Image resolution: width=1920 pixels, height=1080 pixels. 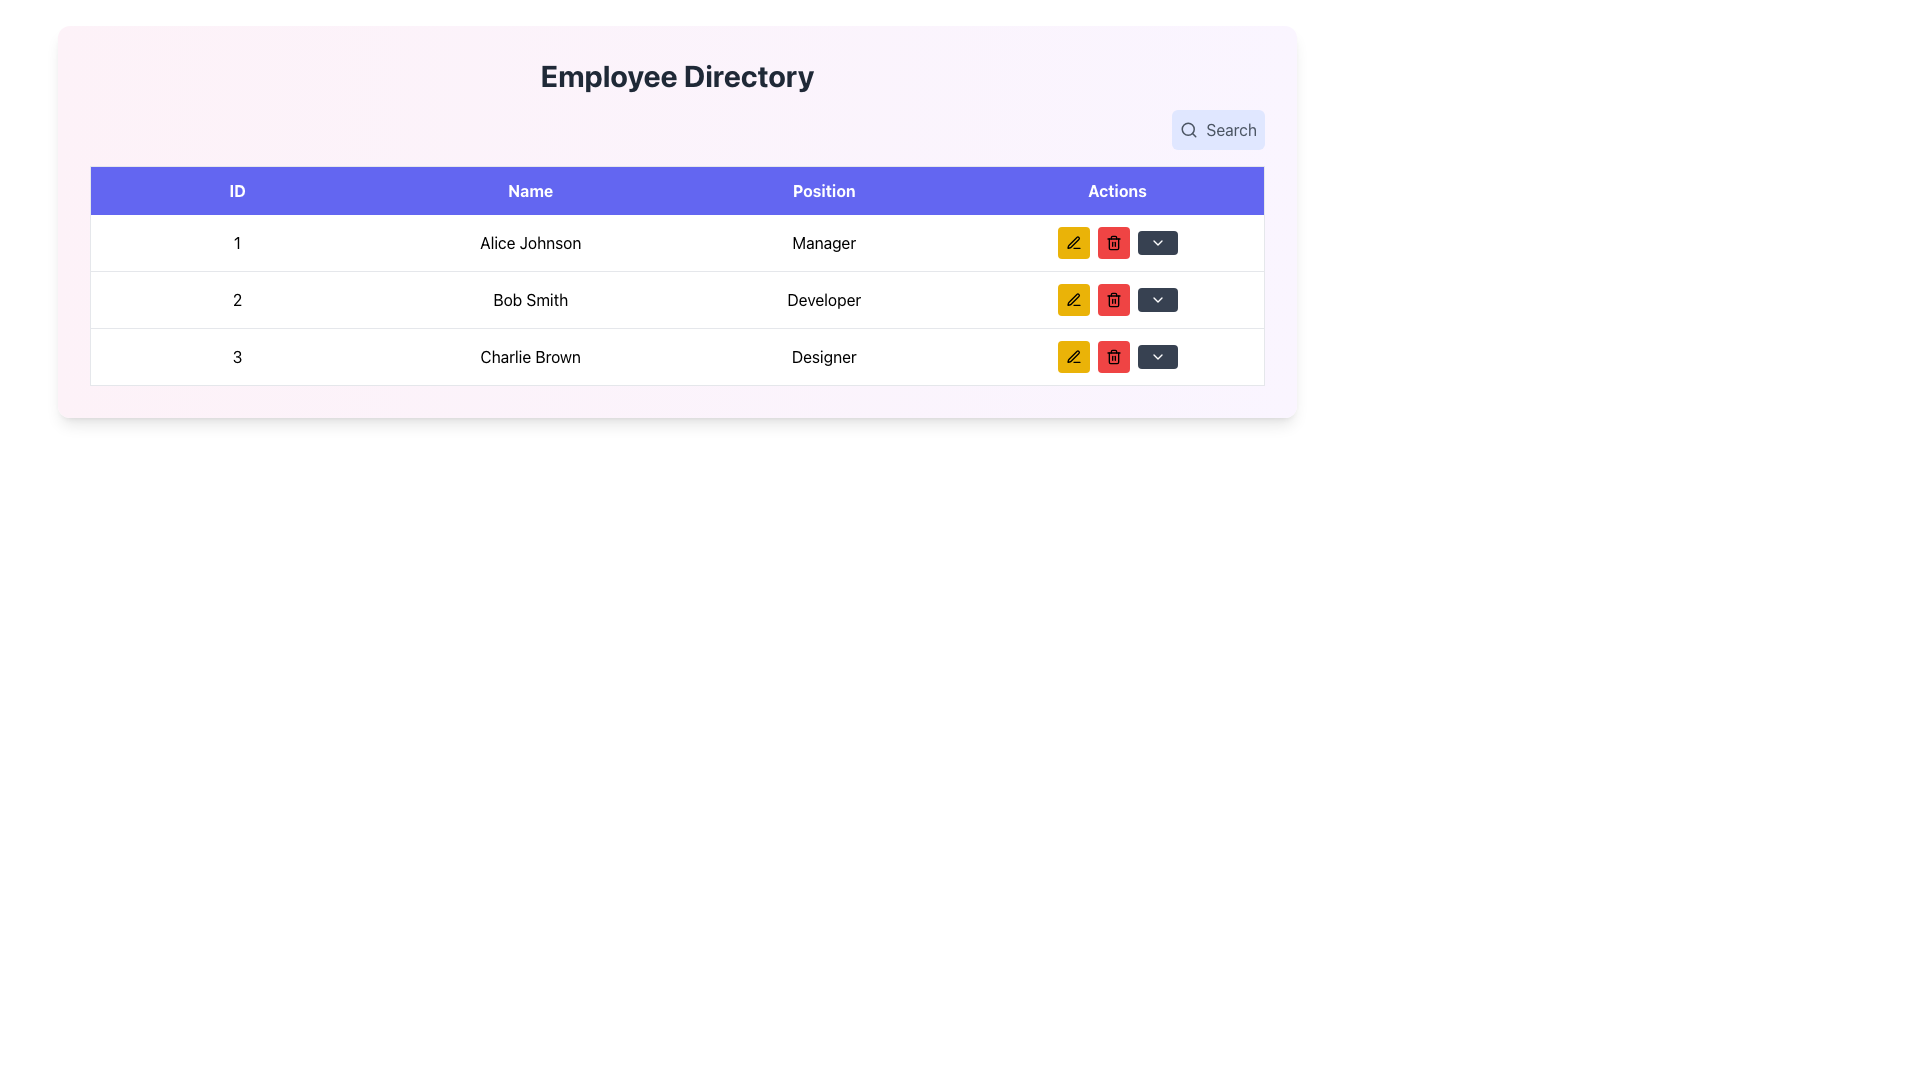 I want to click on the search icon, which is a simple magnifying glass design located within the 'Search' button, so click(x=1189, y=130).